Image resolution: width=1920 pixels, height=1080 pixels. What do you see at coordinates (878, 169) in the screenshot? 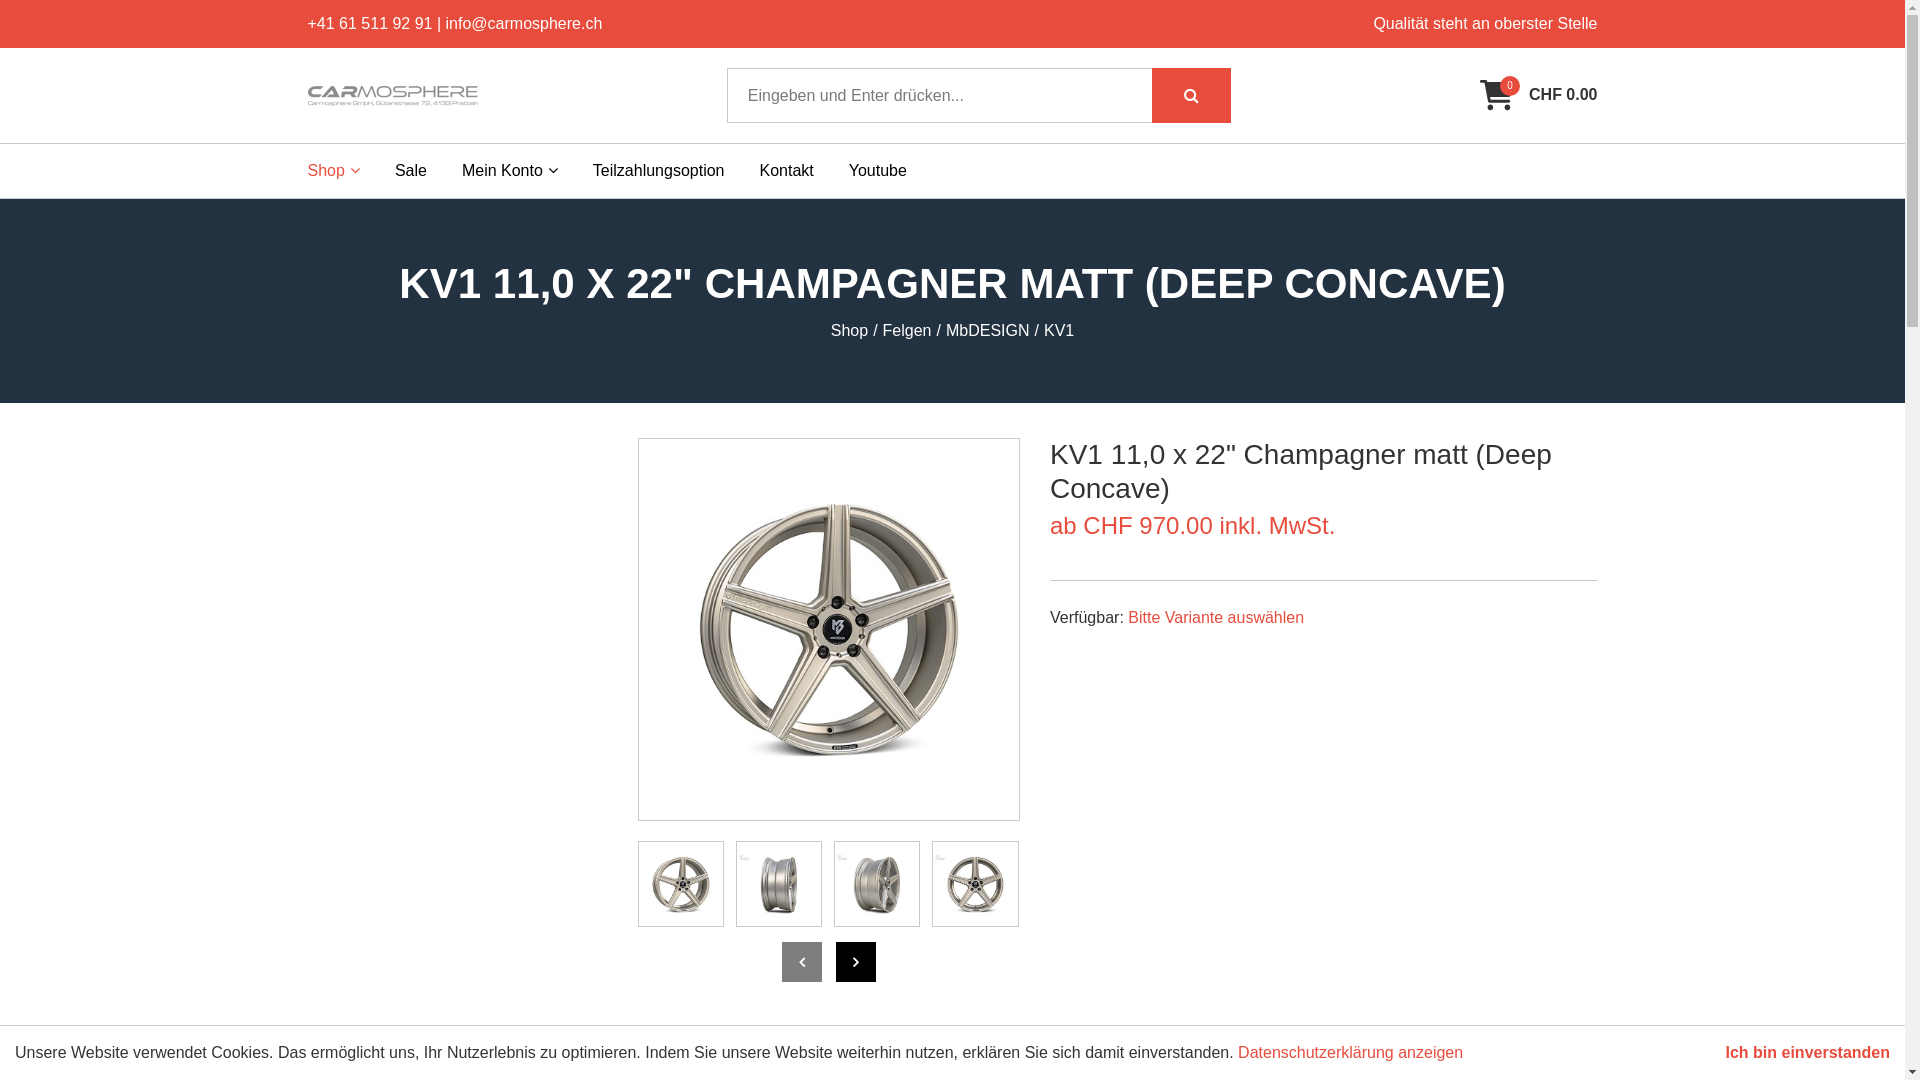
I see `'Youtube'` at bounding box center [878, 169].